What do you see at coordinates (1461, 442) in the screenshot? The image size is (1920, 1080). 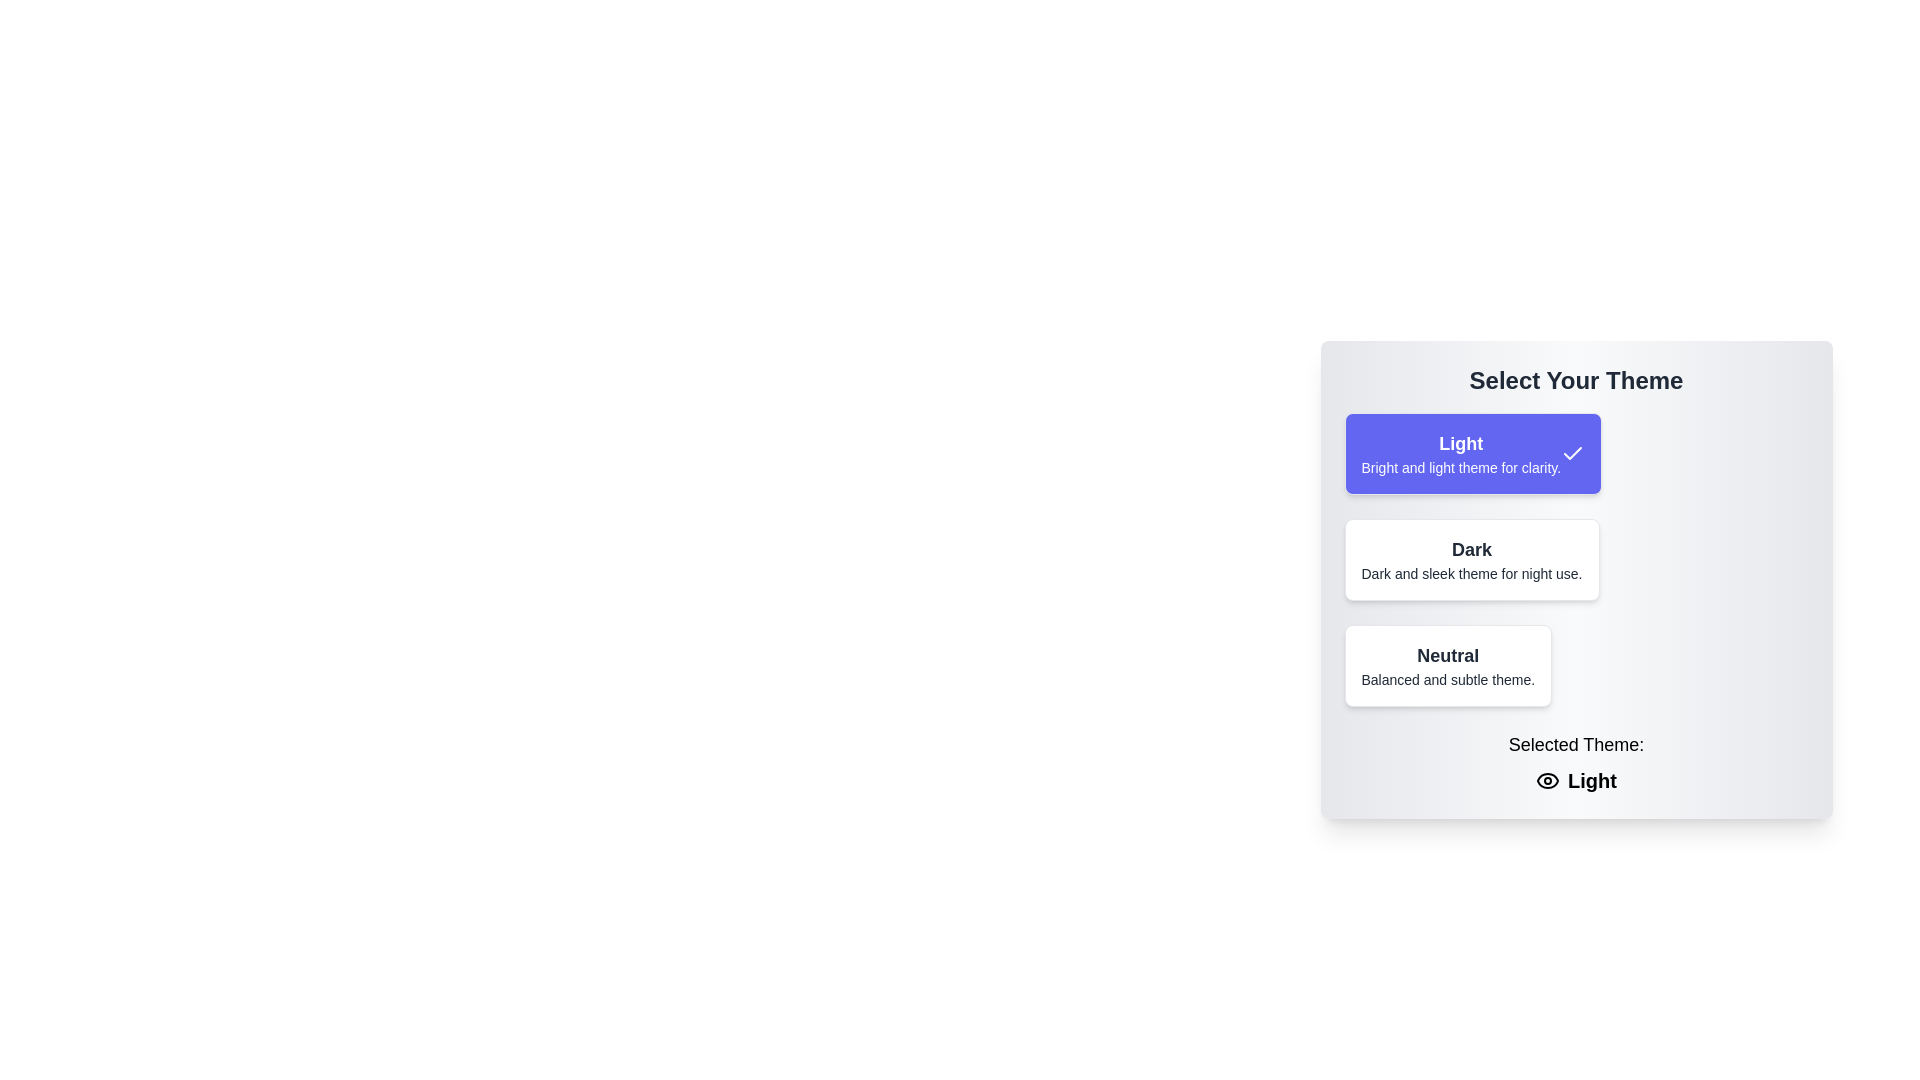 I see `the Text Label that identifies the 'Light' card in the theme selection interface, positioned at the top of the purple card` at bounding box center [1461, 442].